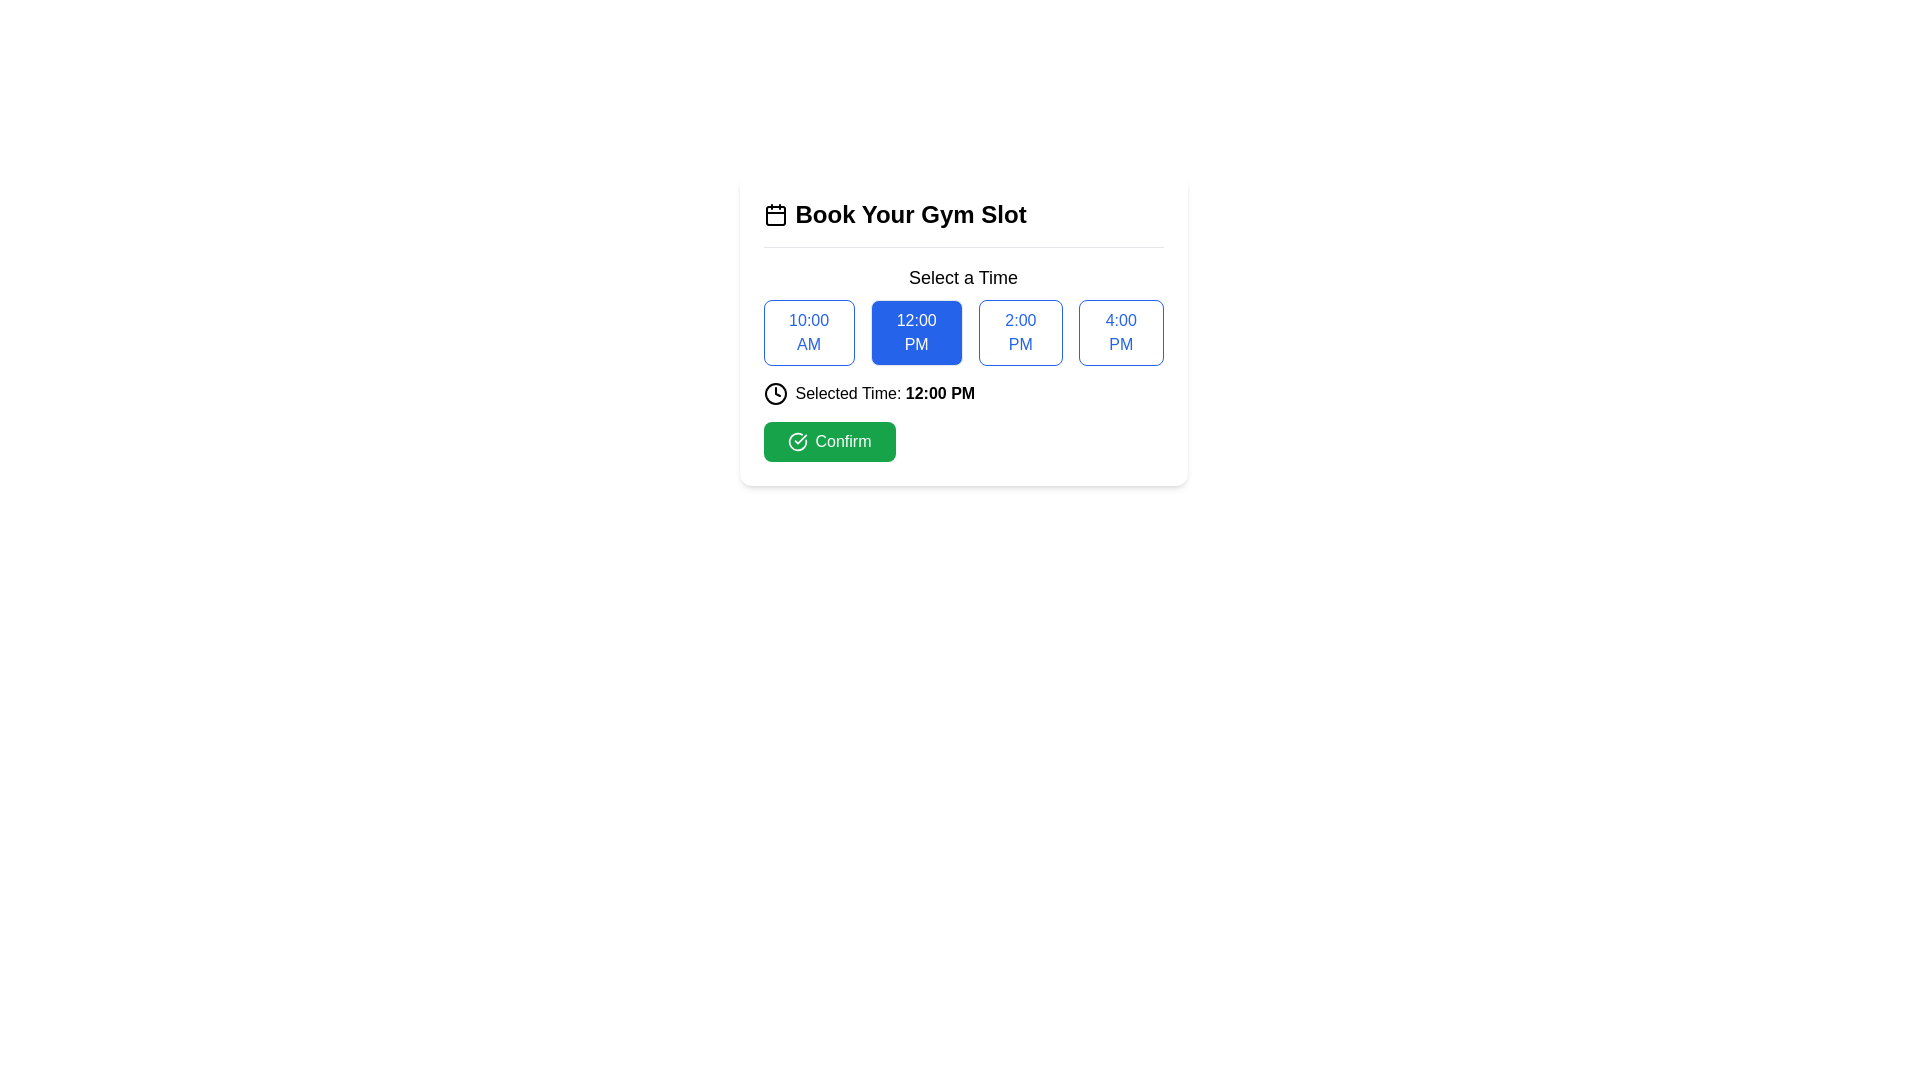 The image size is (1920, 1080). What do you see at coordinates (809, 331) in the screenshot?
I see `the first time slot button for '10:00 AM'` at bounding box center [809, 331].